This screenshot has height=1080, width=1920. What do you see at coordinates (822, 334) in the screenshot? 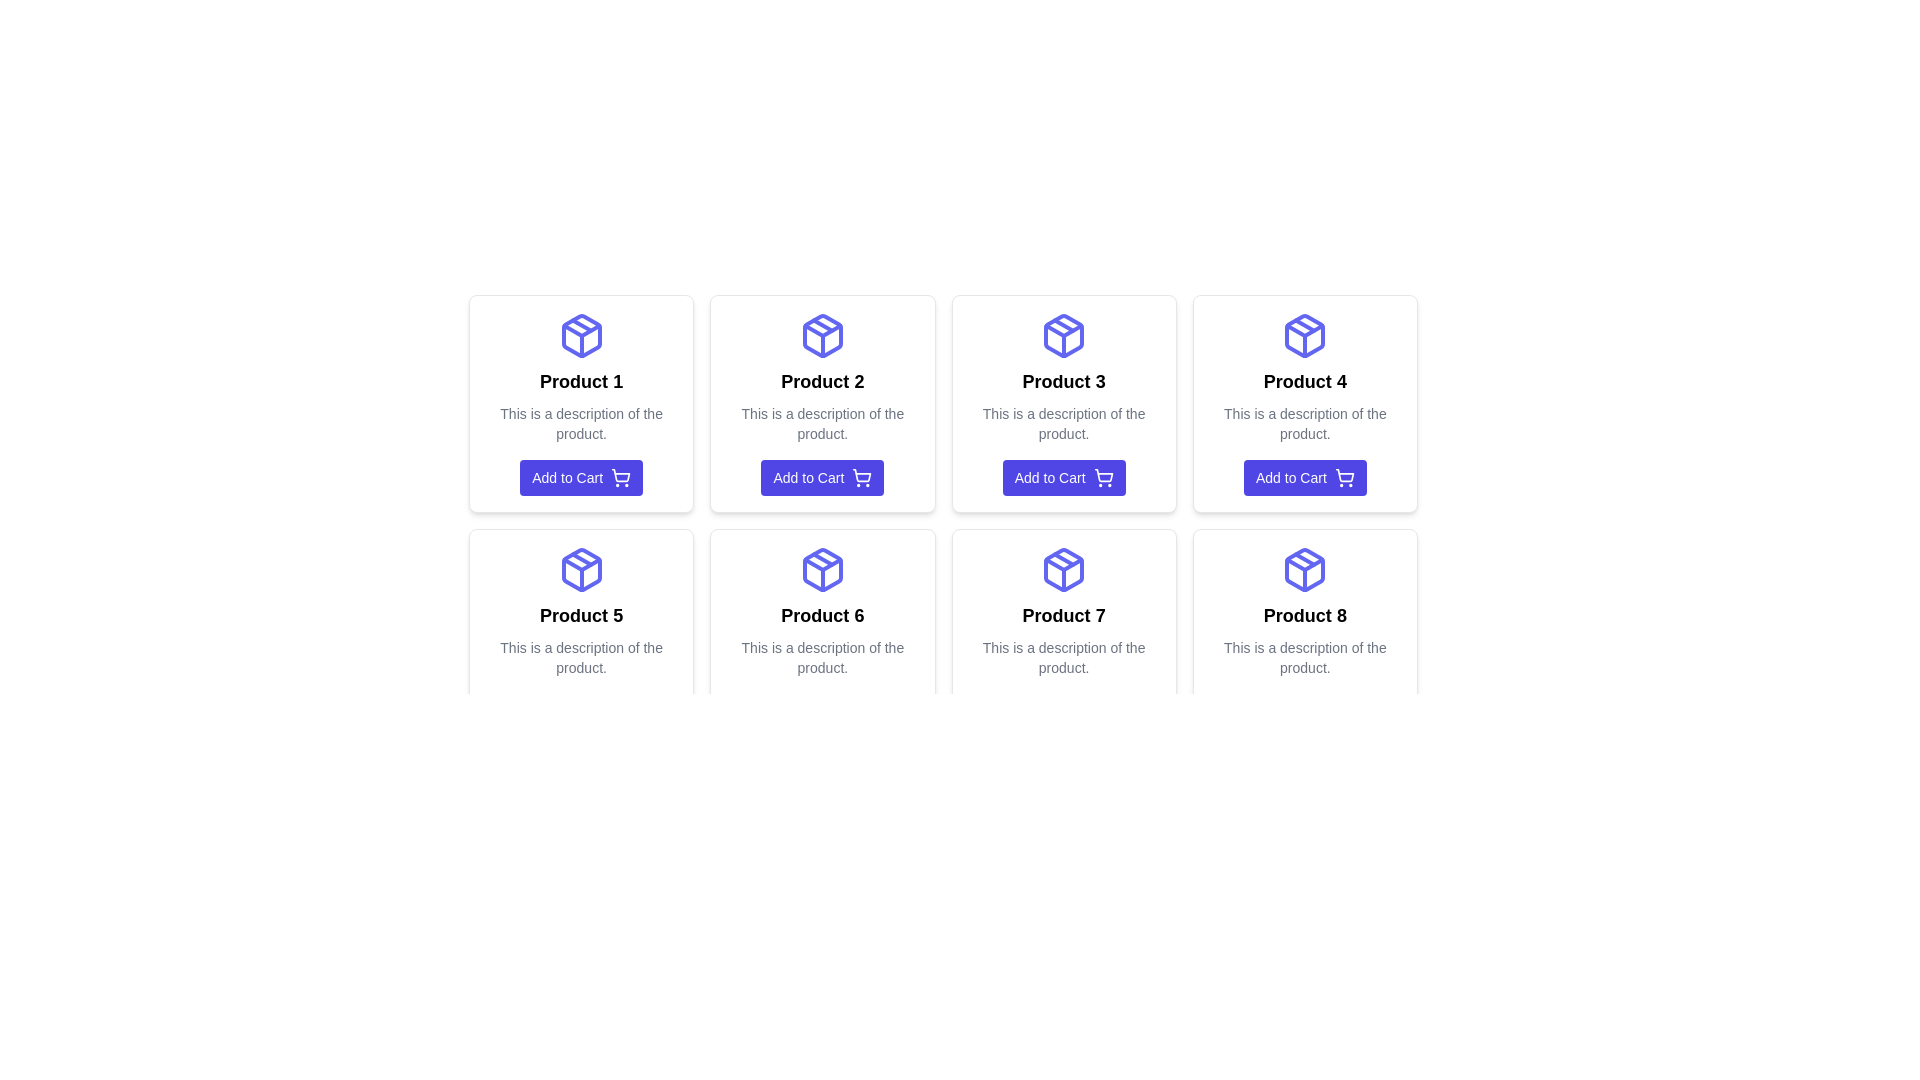
I see `the product icon representing 'Product 2', located in the second product card of the first row, above the title text 'Product 2'` at bounding box center [822, 334].